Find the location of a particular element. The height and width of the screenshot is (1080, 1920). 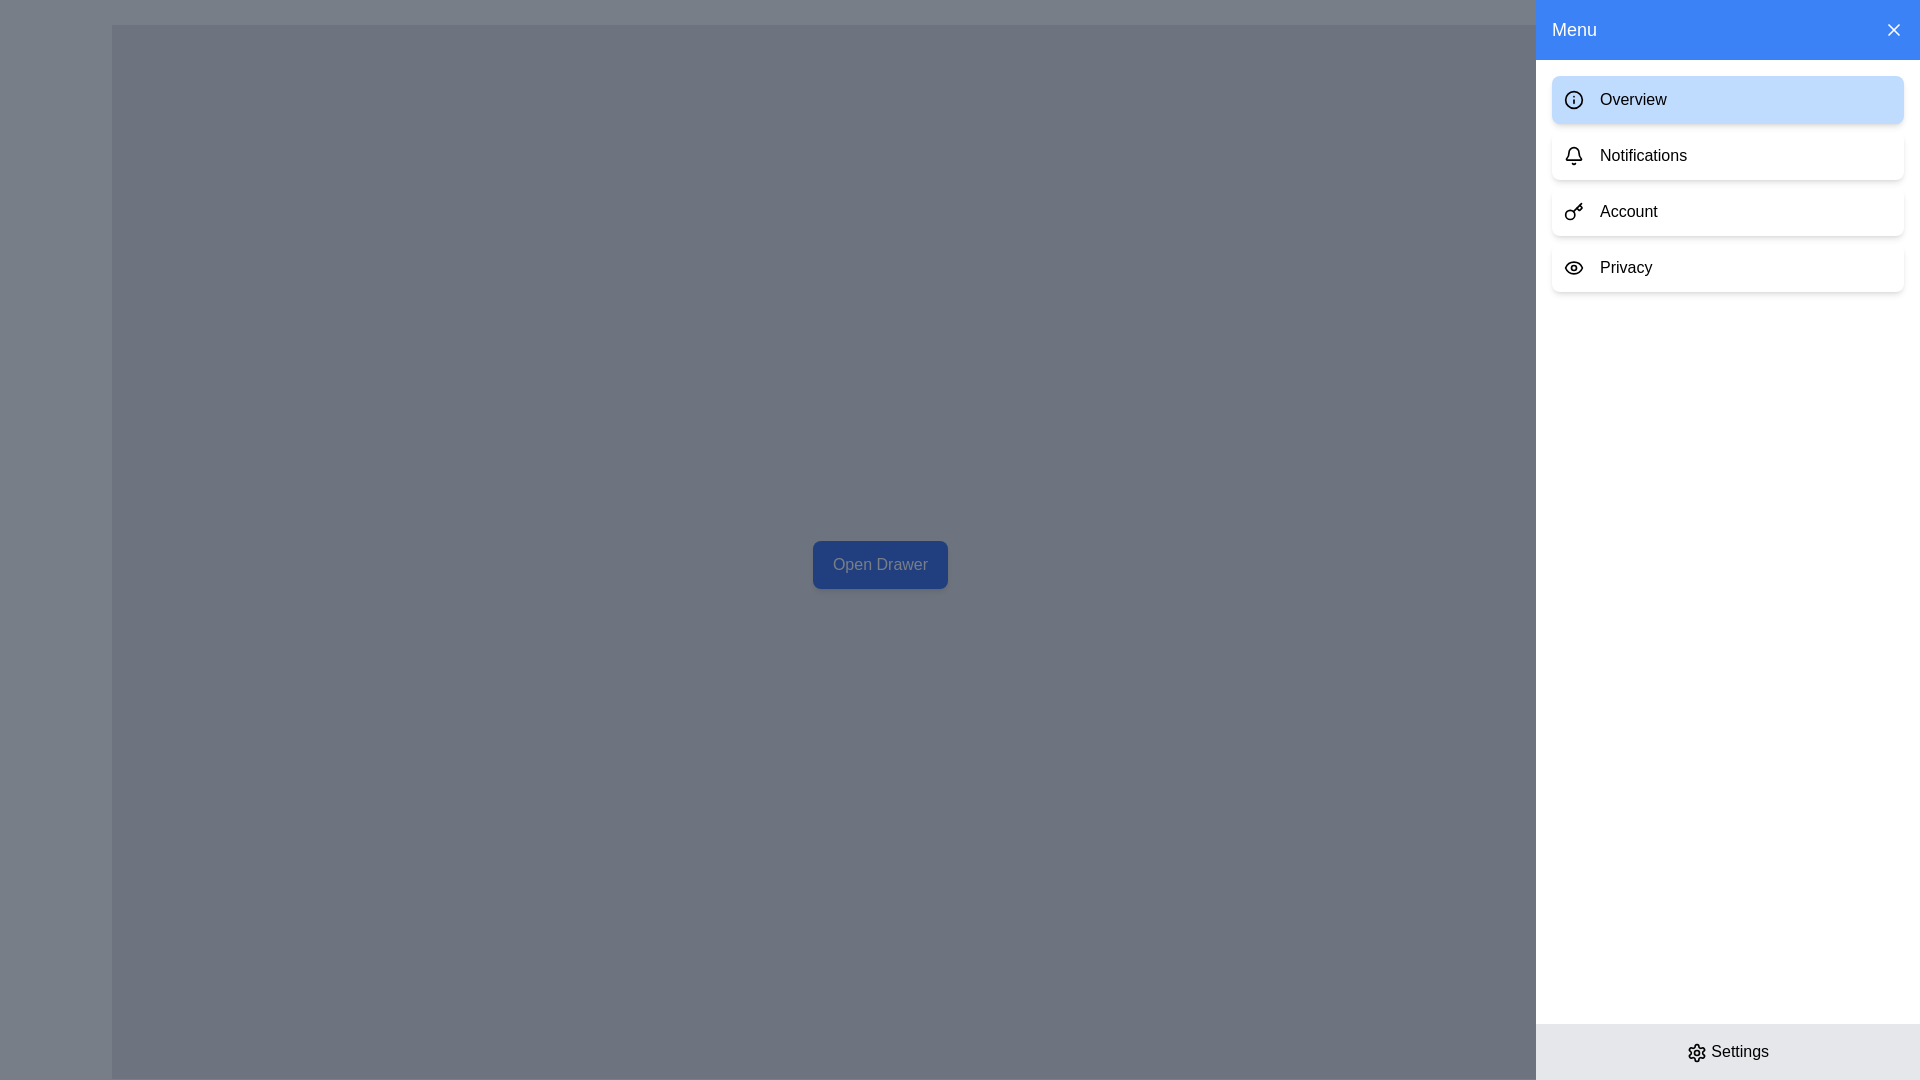

the associated menu option is located at coordinates (1573, 100).